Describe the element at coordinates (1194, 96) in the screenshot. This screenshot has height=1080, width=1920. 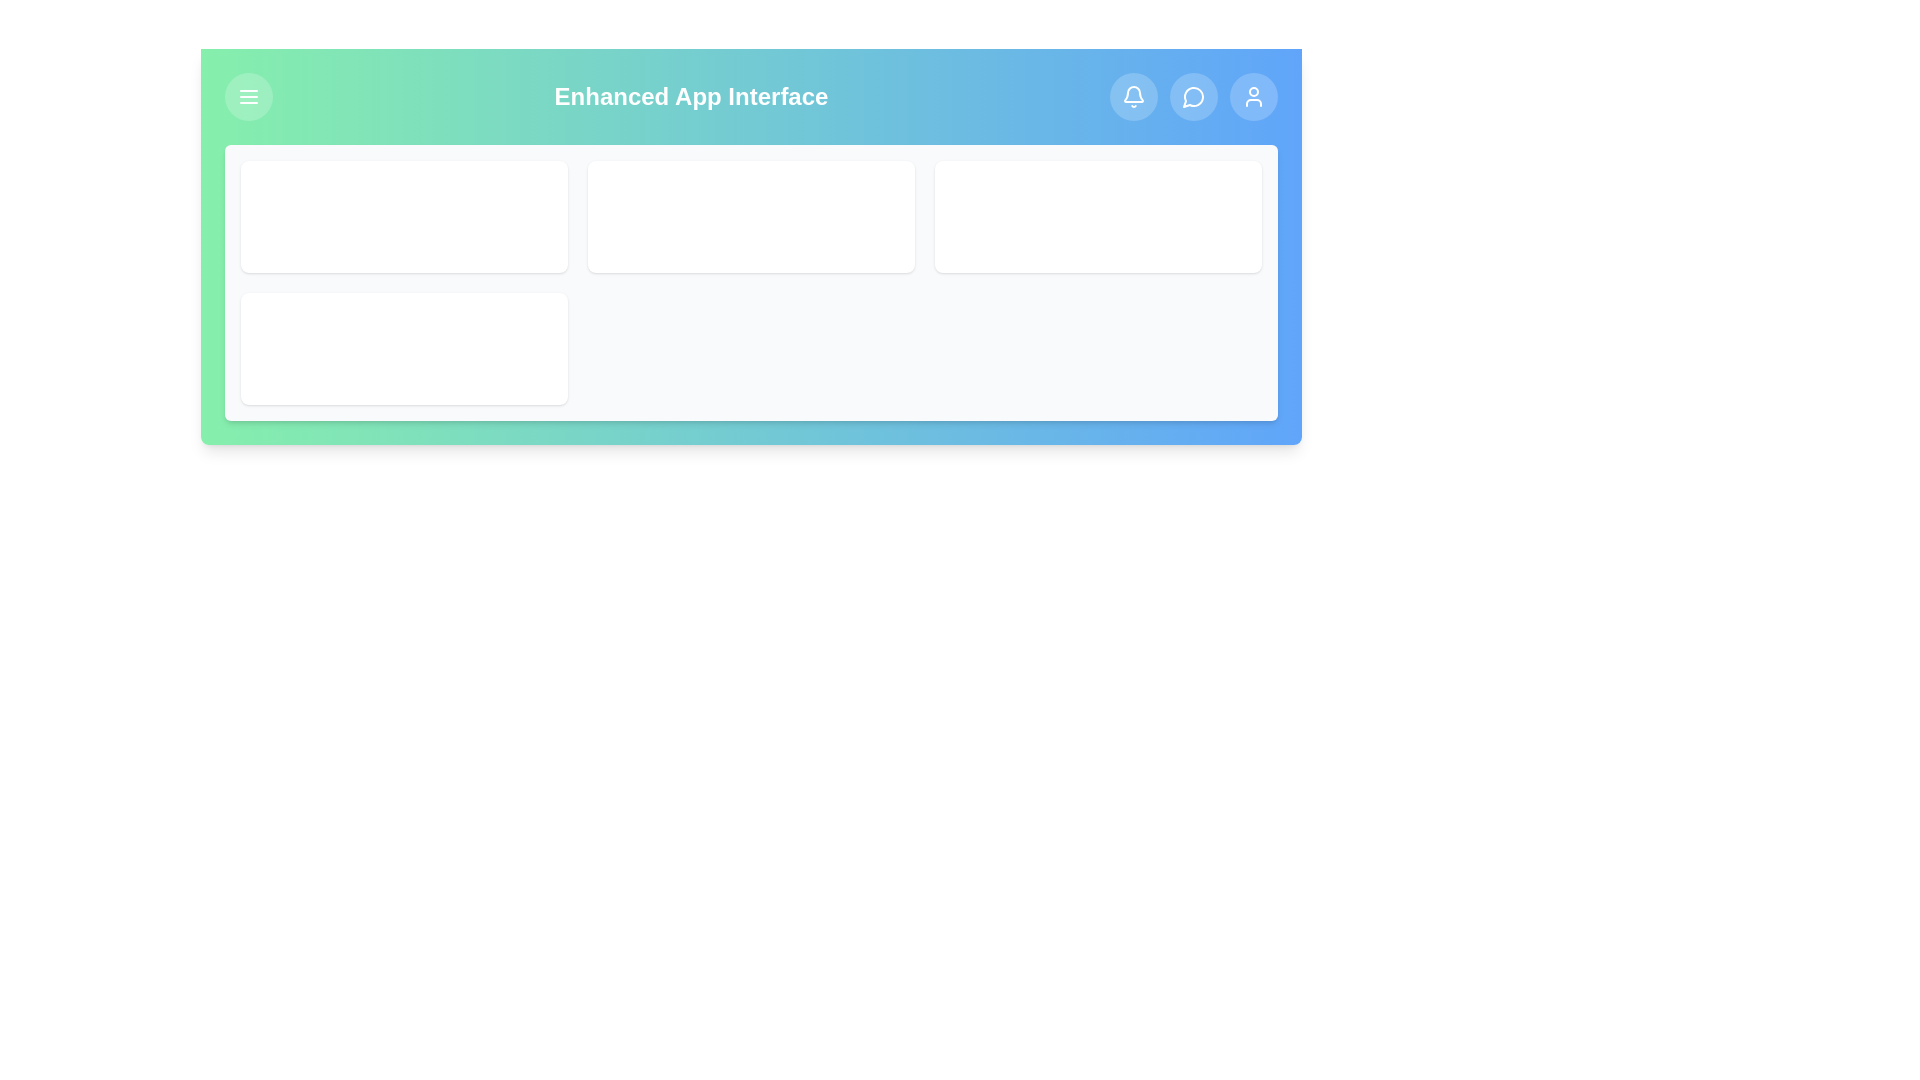
I see `messages button to view messages` at that location.